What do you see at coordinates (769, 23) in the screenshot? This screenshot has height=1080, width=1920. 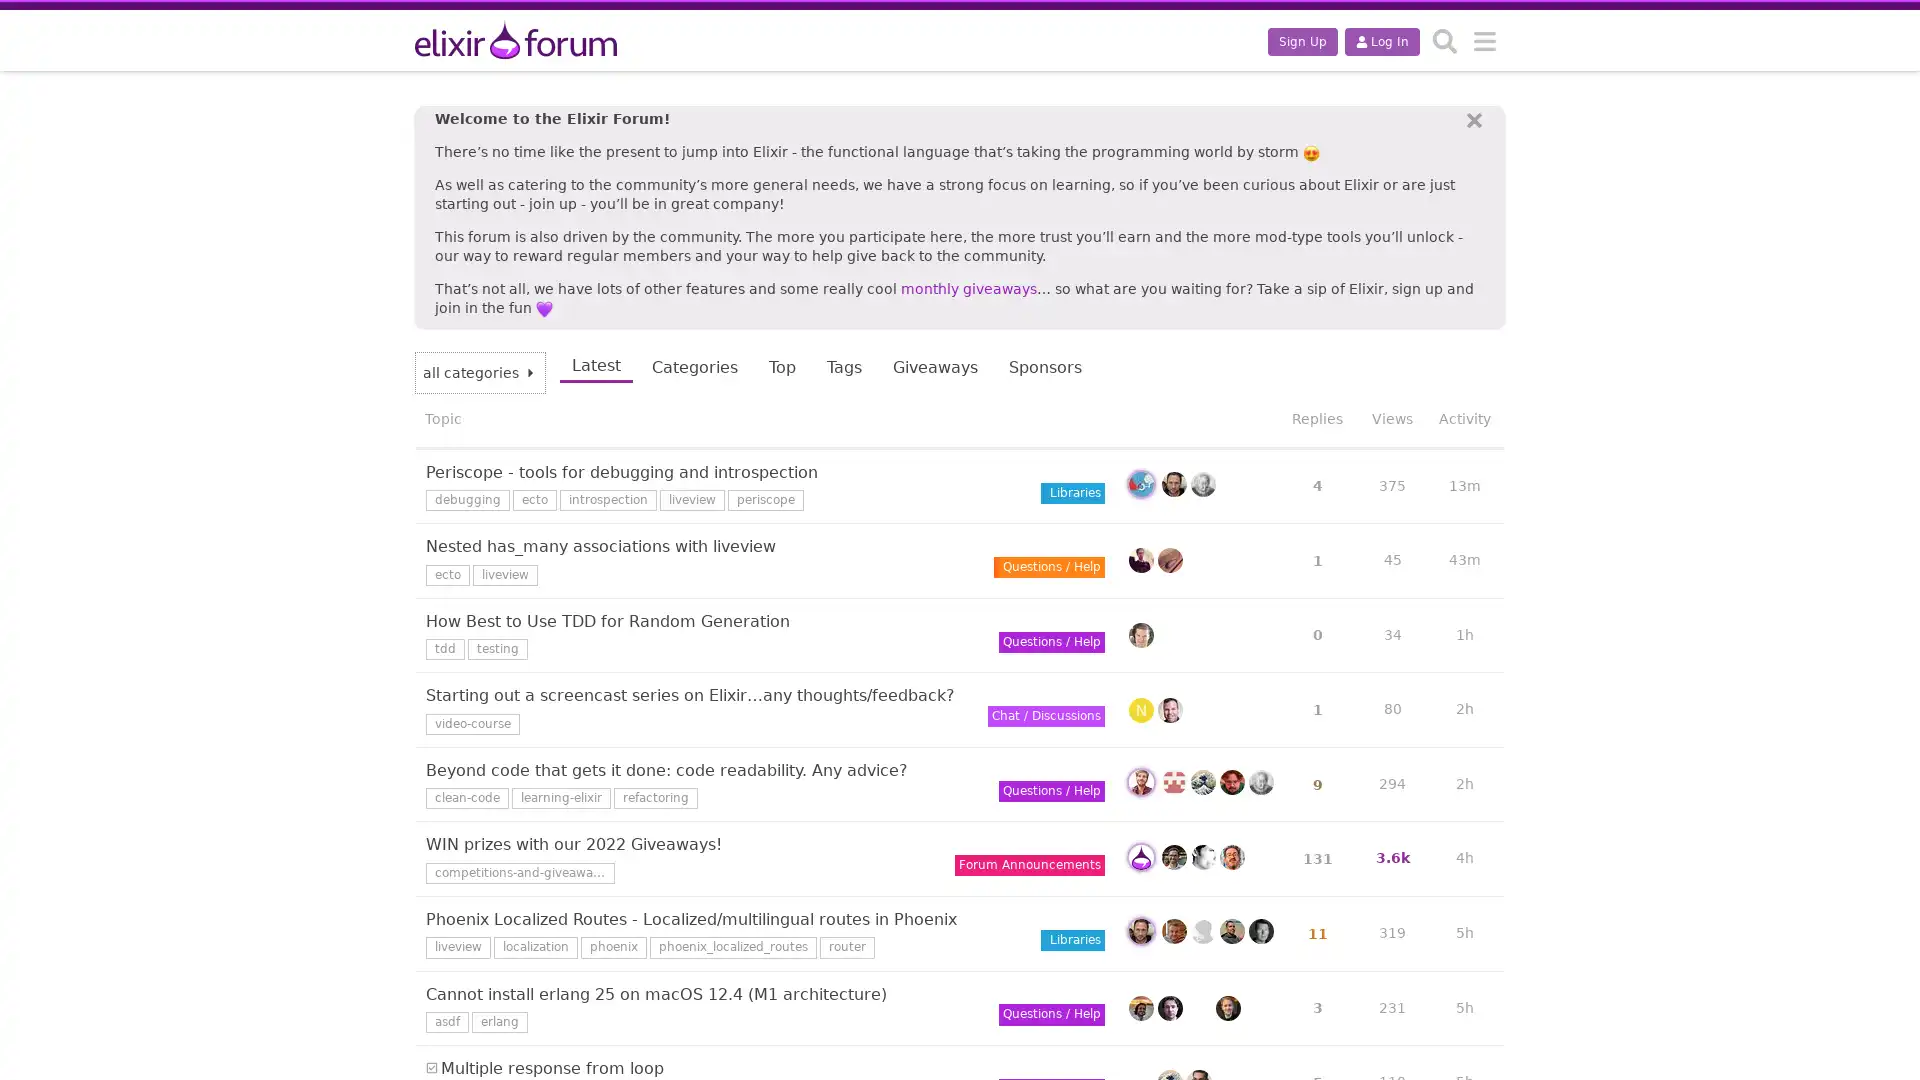 I see `This topic has 5 replies` at bounding box center [769, 23].